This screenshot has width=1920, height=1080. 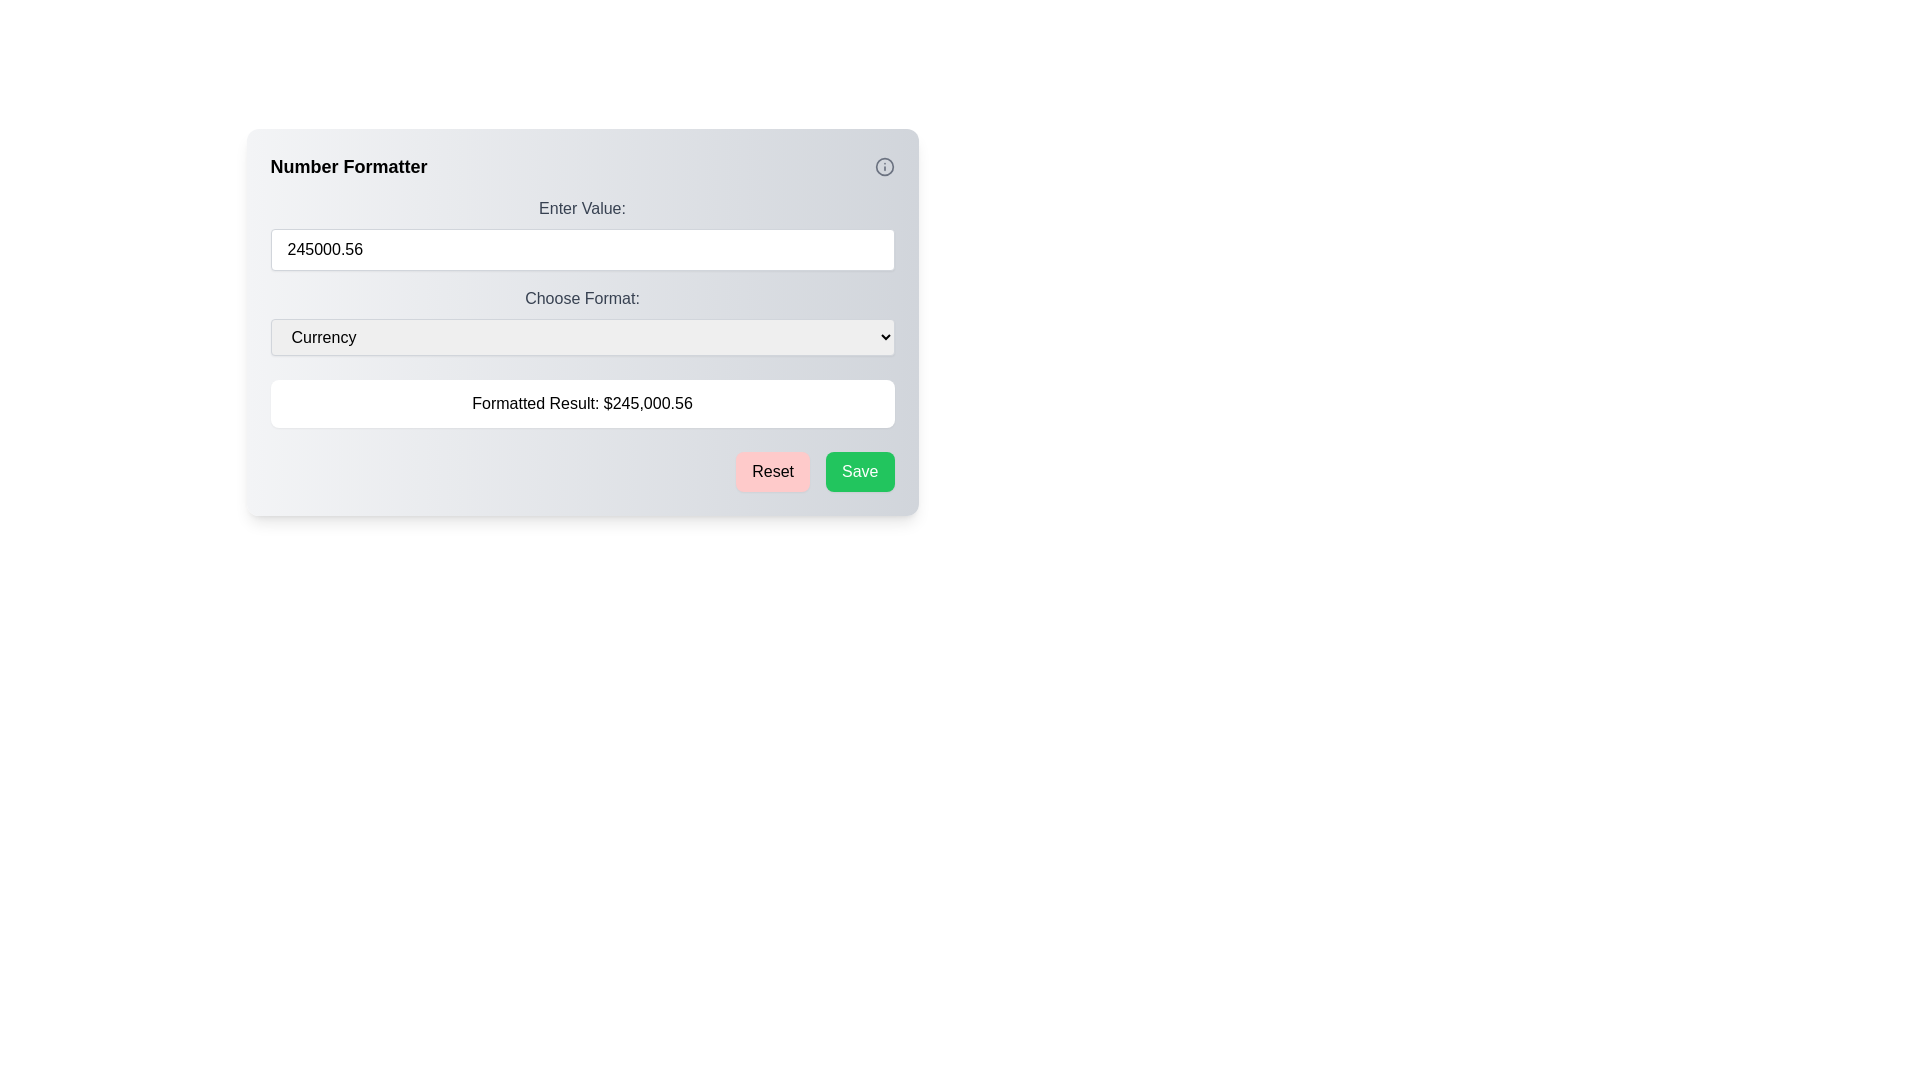 I want to click on the Circle graphic element located at the top-right corner of the interface, which serves as an icon or visual indicator, so click(x=883, y=165).